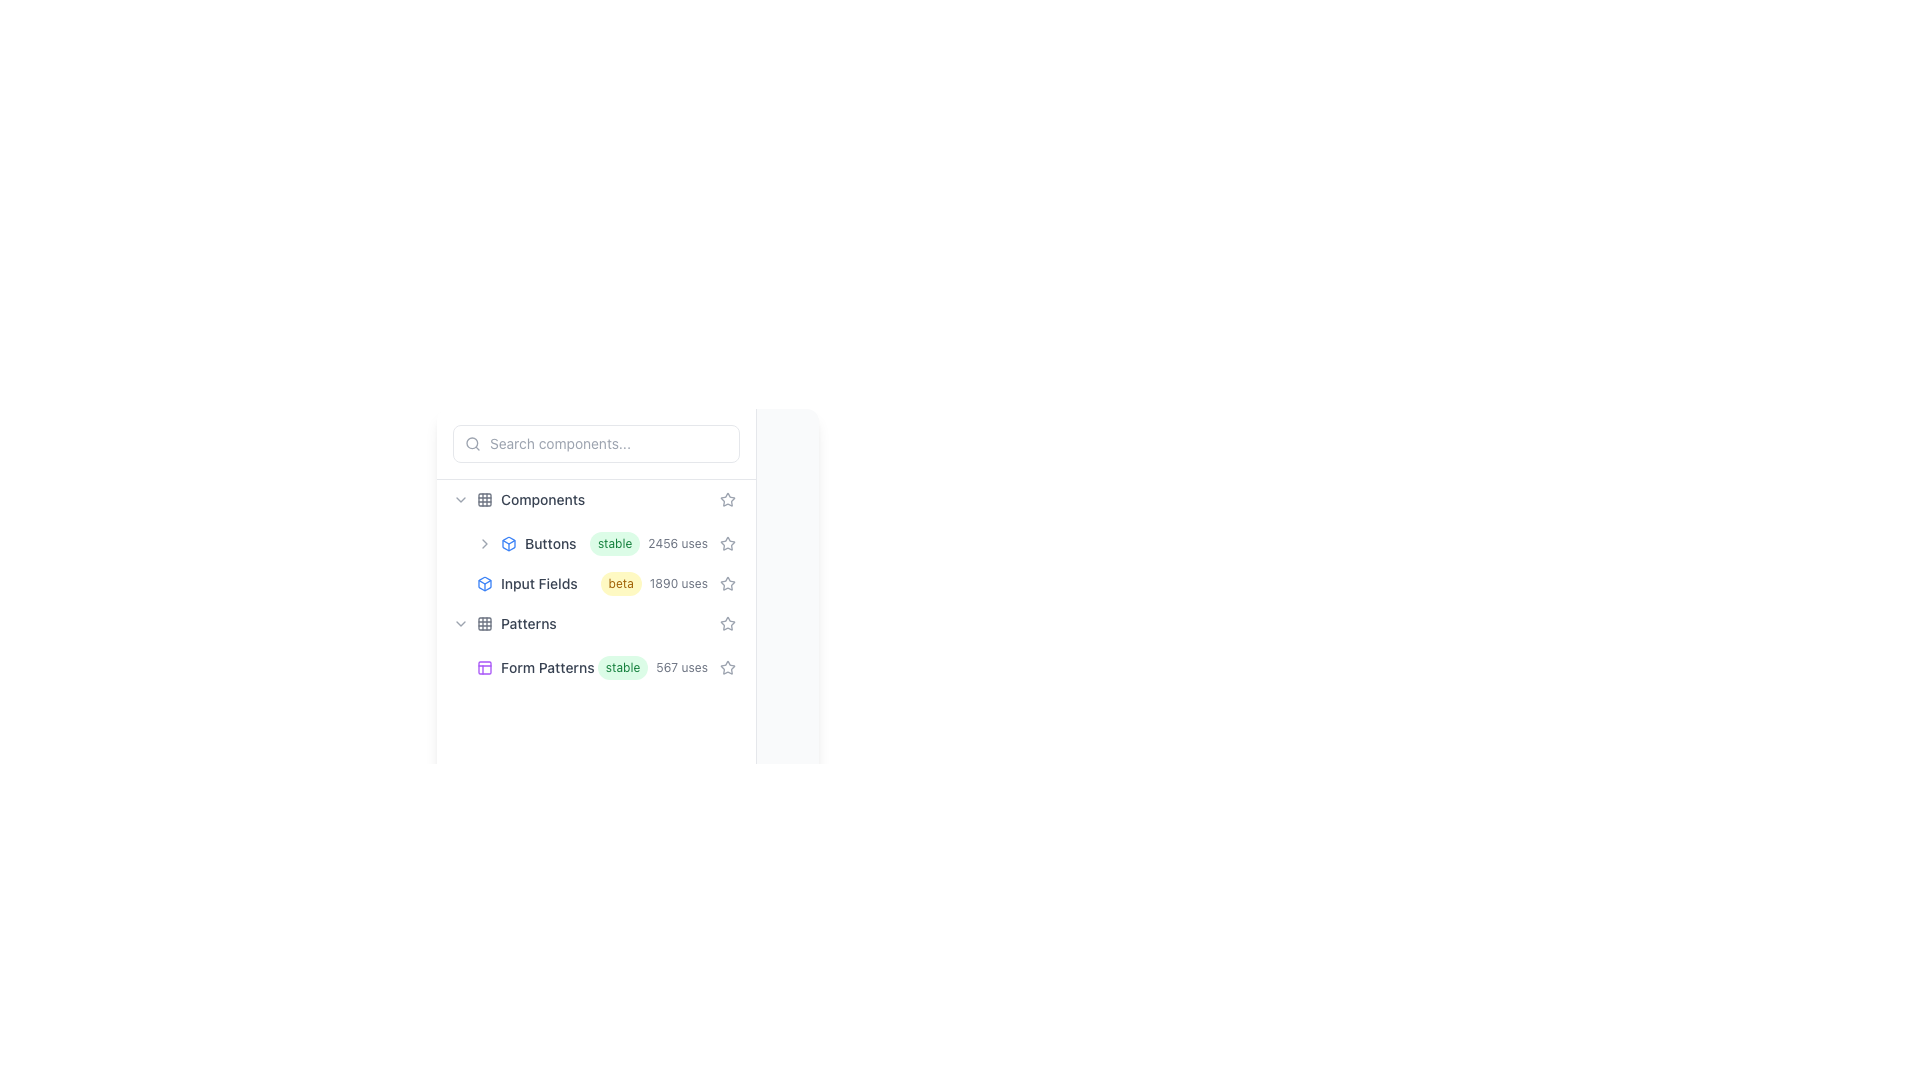 The height and width of the screenshot is (1080, 1920). What do you see at coordinates (622, 667) in the screenshot?
I see `the stability status label that indicates the item or feature as 'stable', located to the right of 'Form Patterns' and horizontally aligned with '567 uses'` at bounding box center [622, 667].